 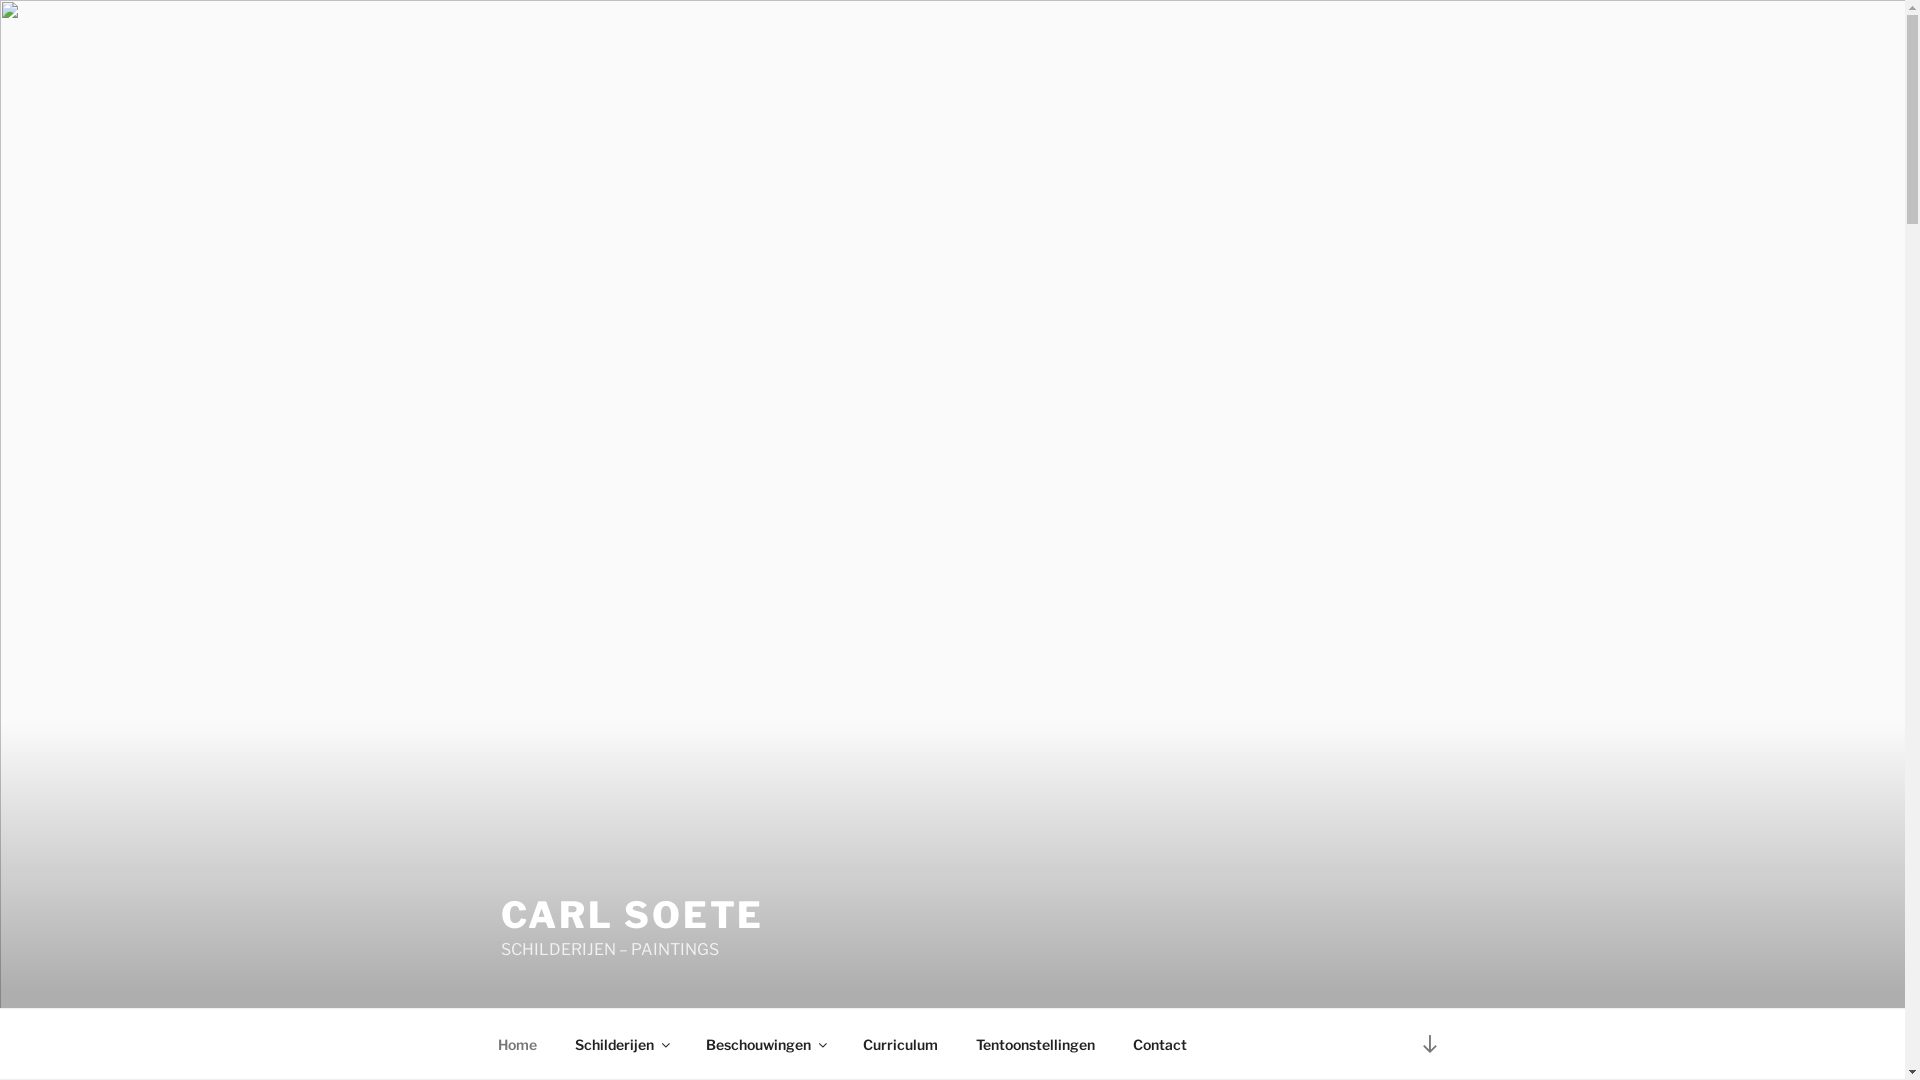 What do you see at coordinates (1160, 1043) in the screenshot?
I see `'Contact'` at bounding box center [1160, 1043].